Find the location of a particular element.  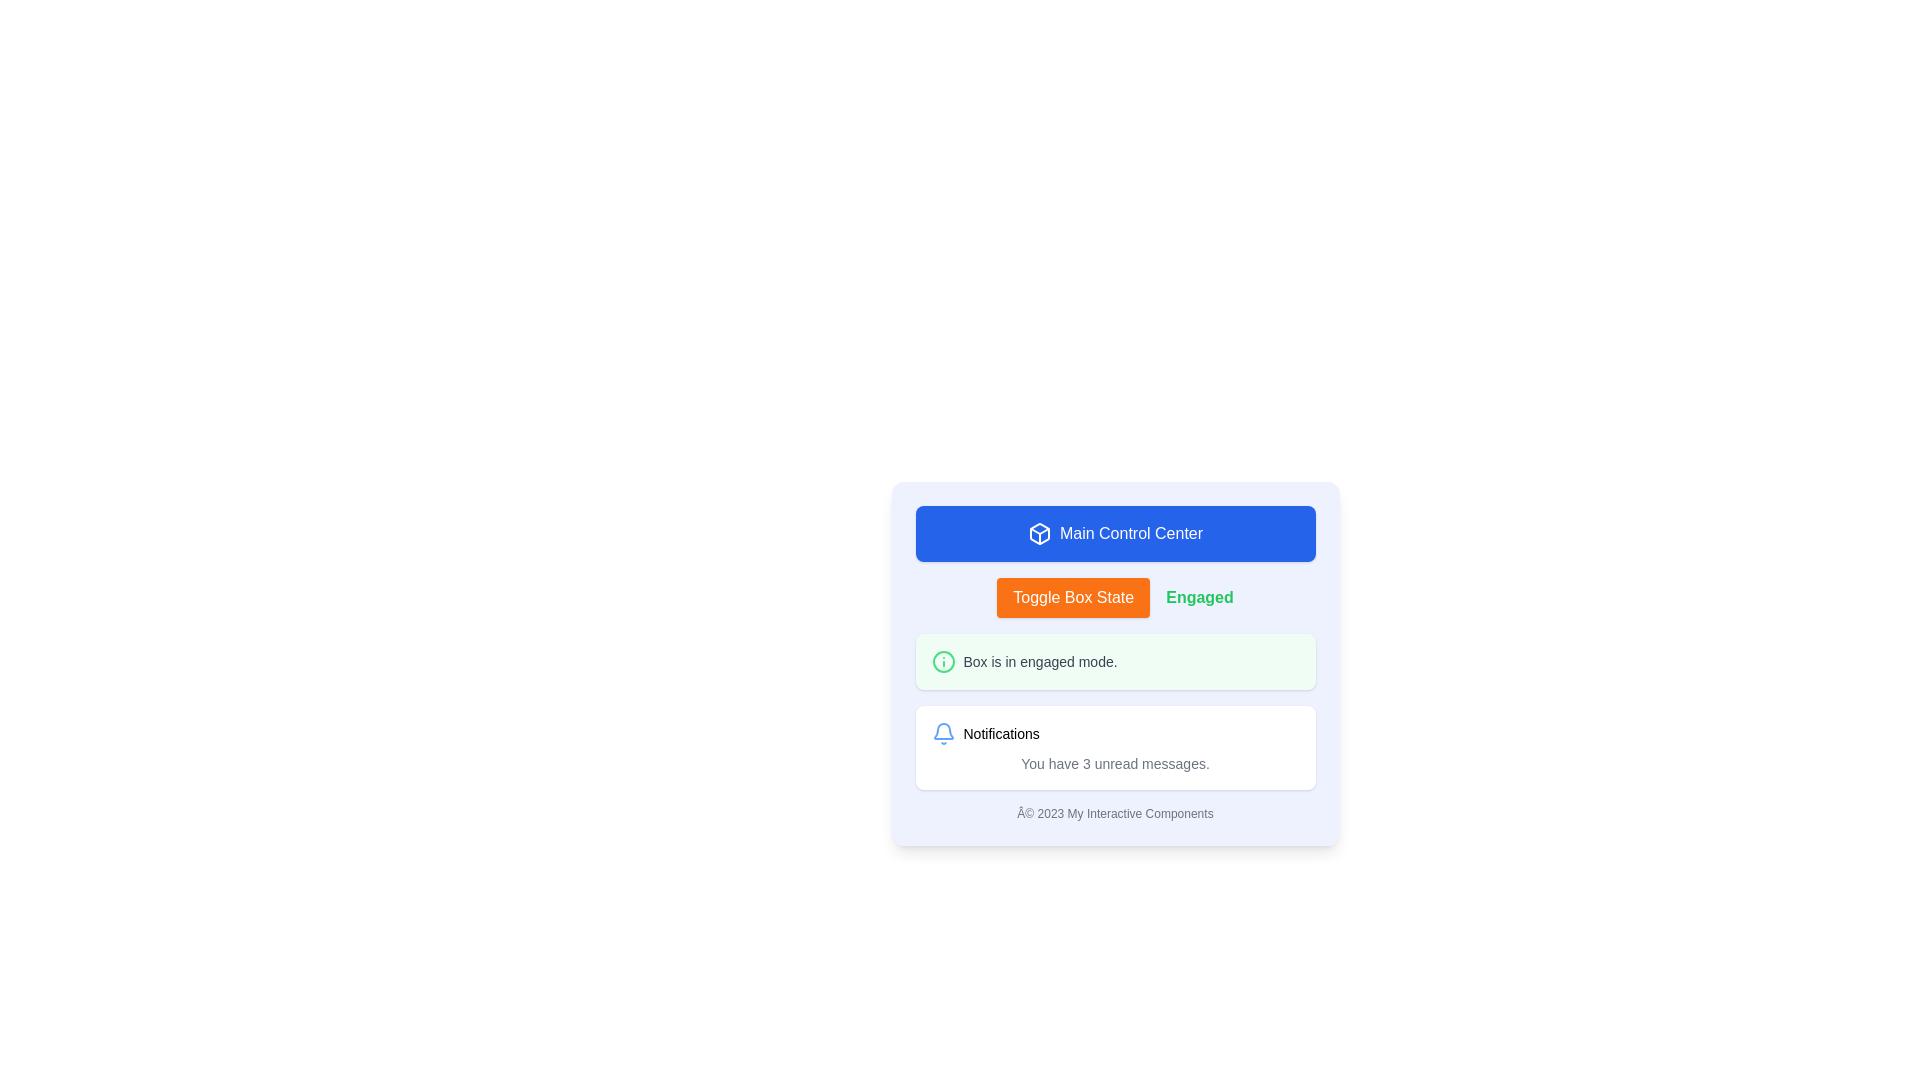

the text label that indicates the number of unread messages in the notification card, located below the 'Notifications' title is located at coordinates (1114, 763).